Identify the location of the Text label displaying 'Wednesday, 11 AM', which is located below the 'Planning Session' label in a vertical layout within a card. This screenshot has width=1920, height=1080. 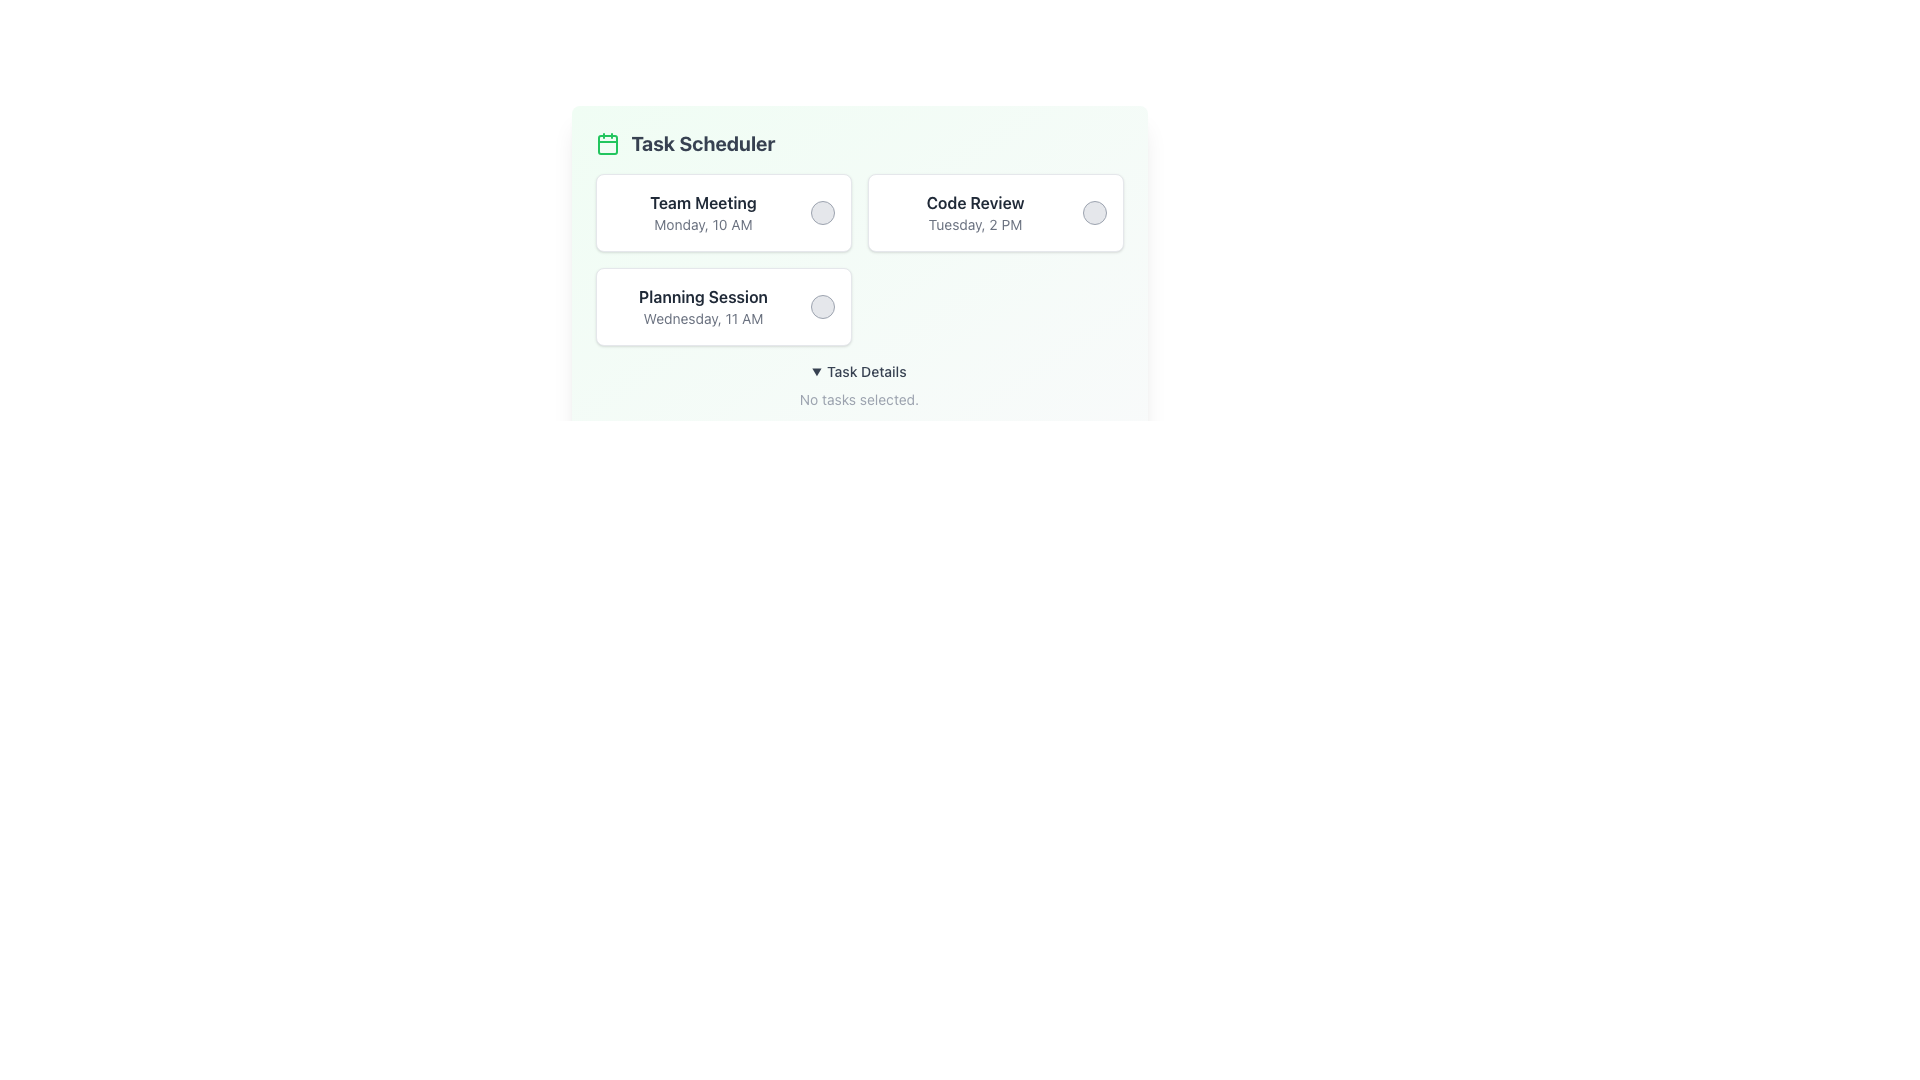
(703, 318).